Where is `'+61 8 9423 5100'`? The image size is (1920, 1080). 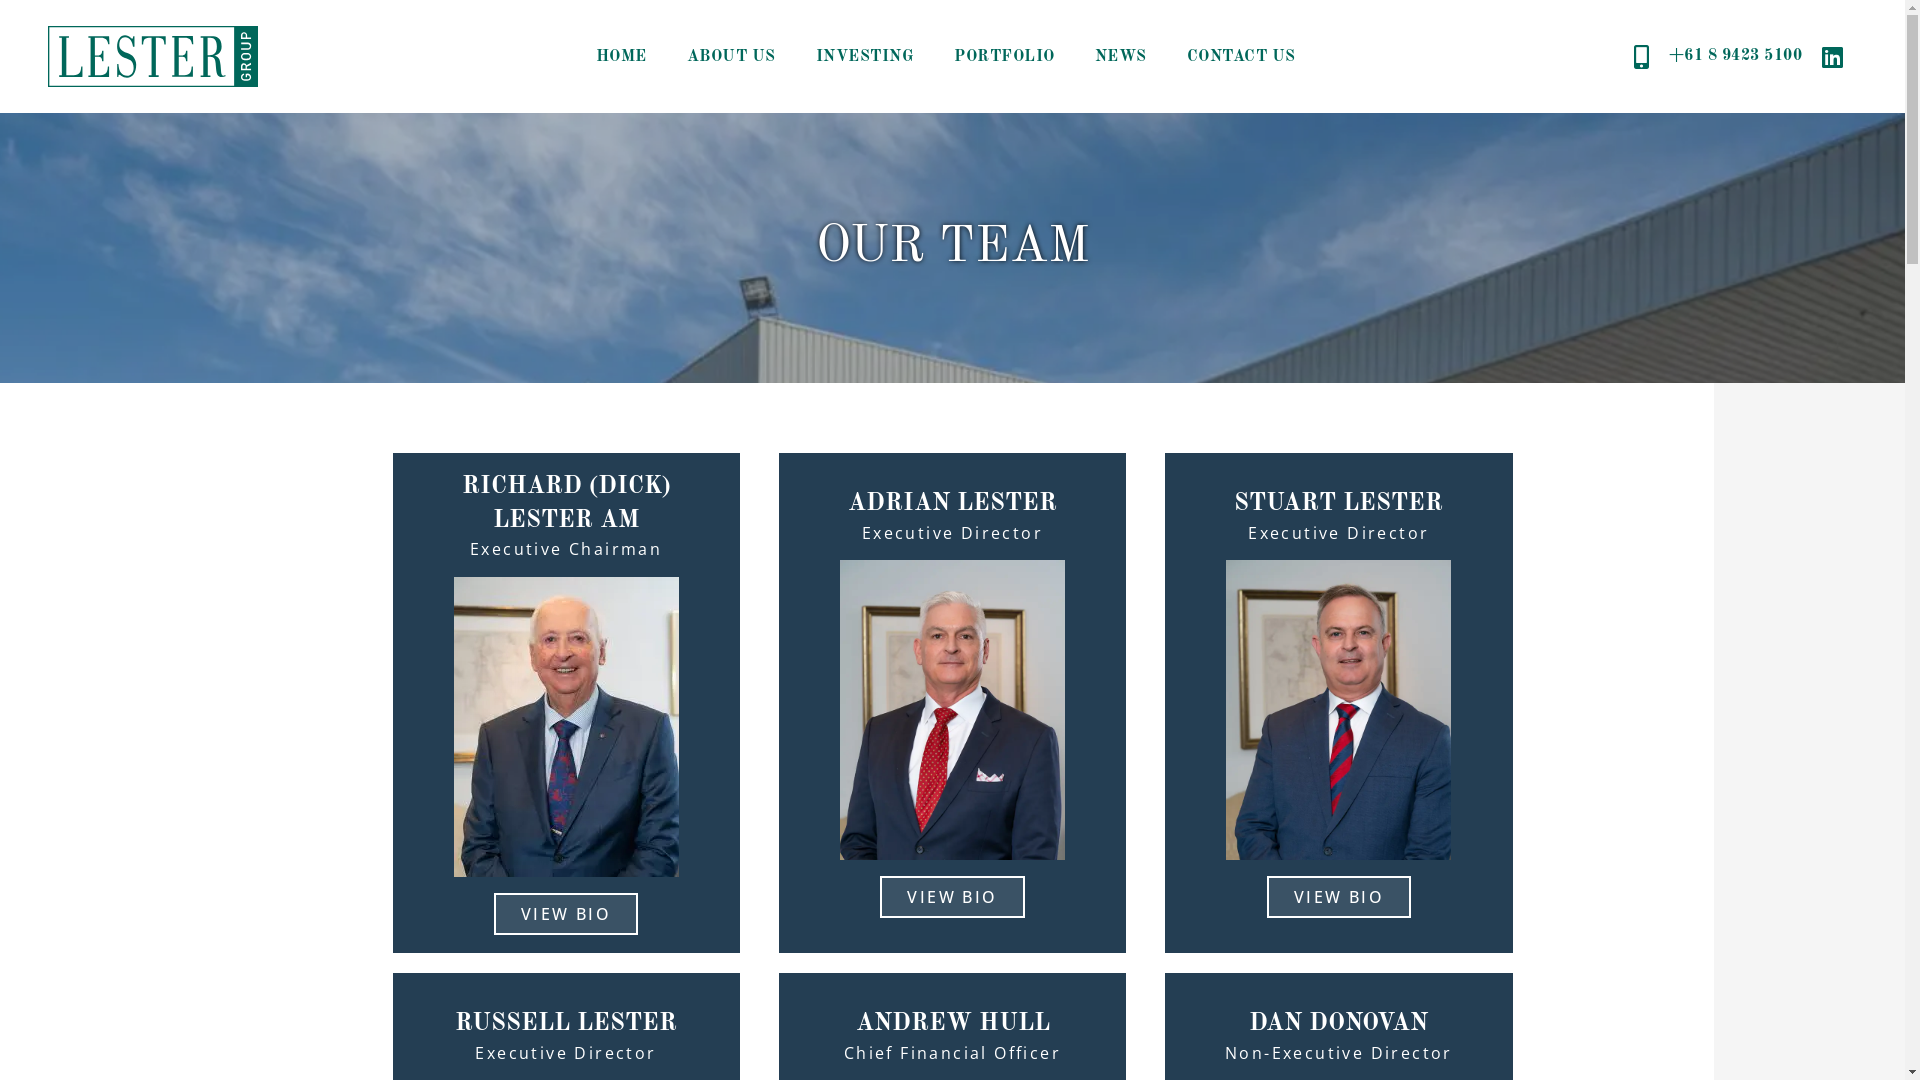 '+61 8 9423 5100' is located at coordinates (1717, 56).